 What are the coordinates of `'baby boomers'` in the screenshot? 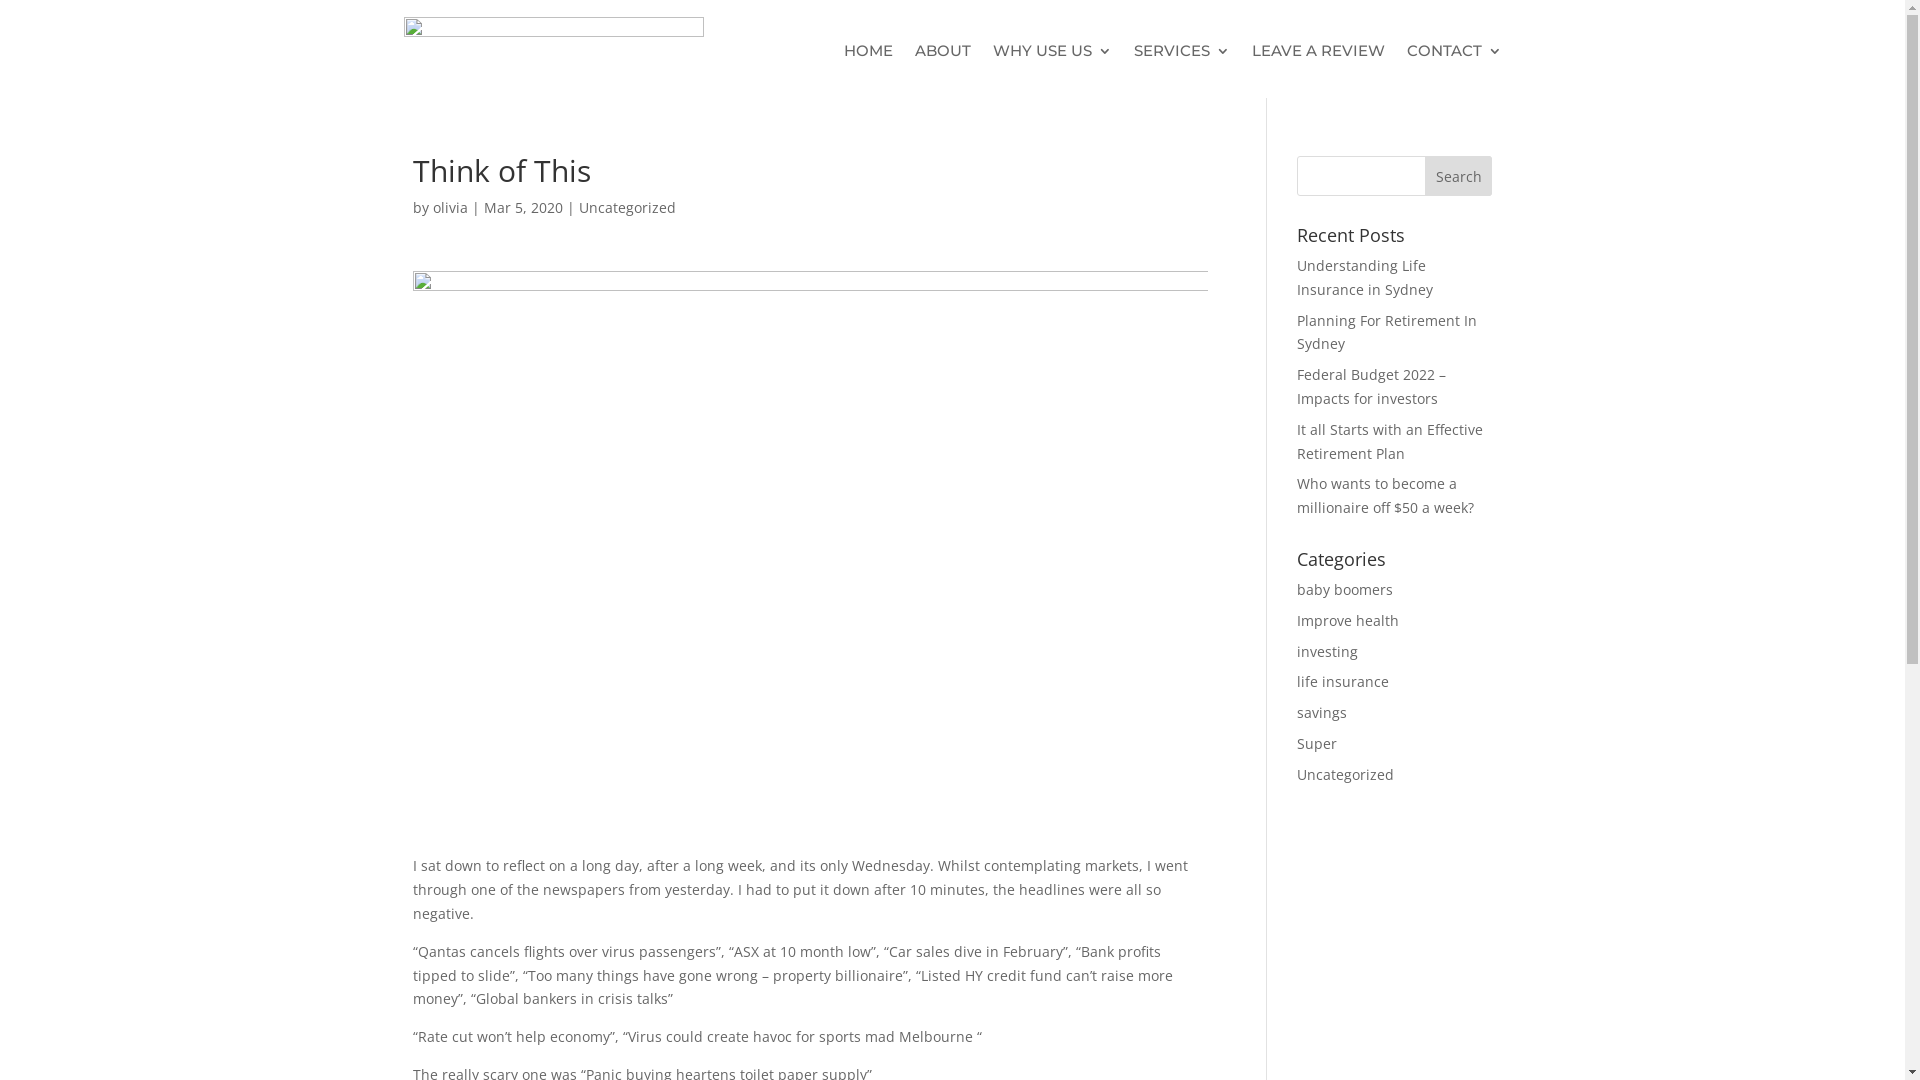 It's located at (1344, 588).